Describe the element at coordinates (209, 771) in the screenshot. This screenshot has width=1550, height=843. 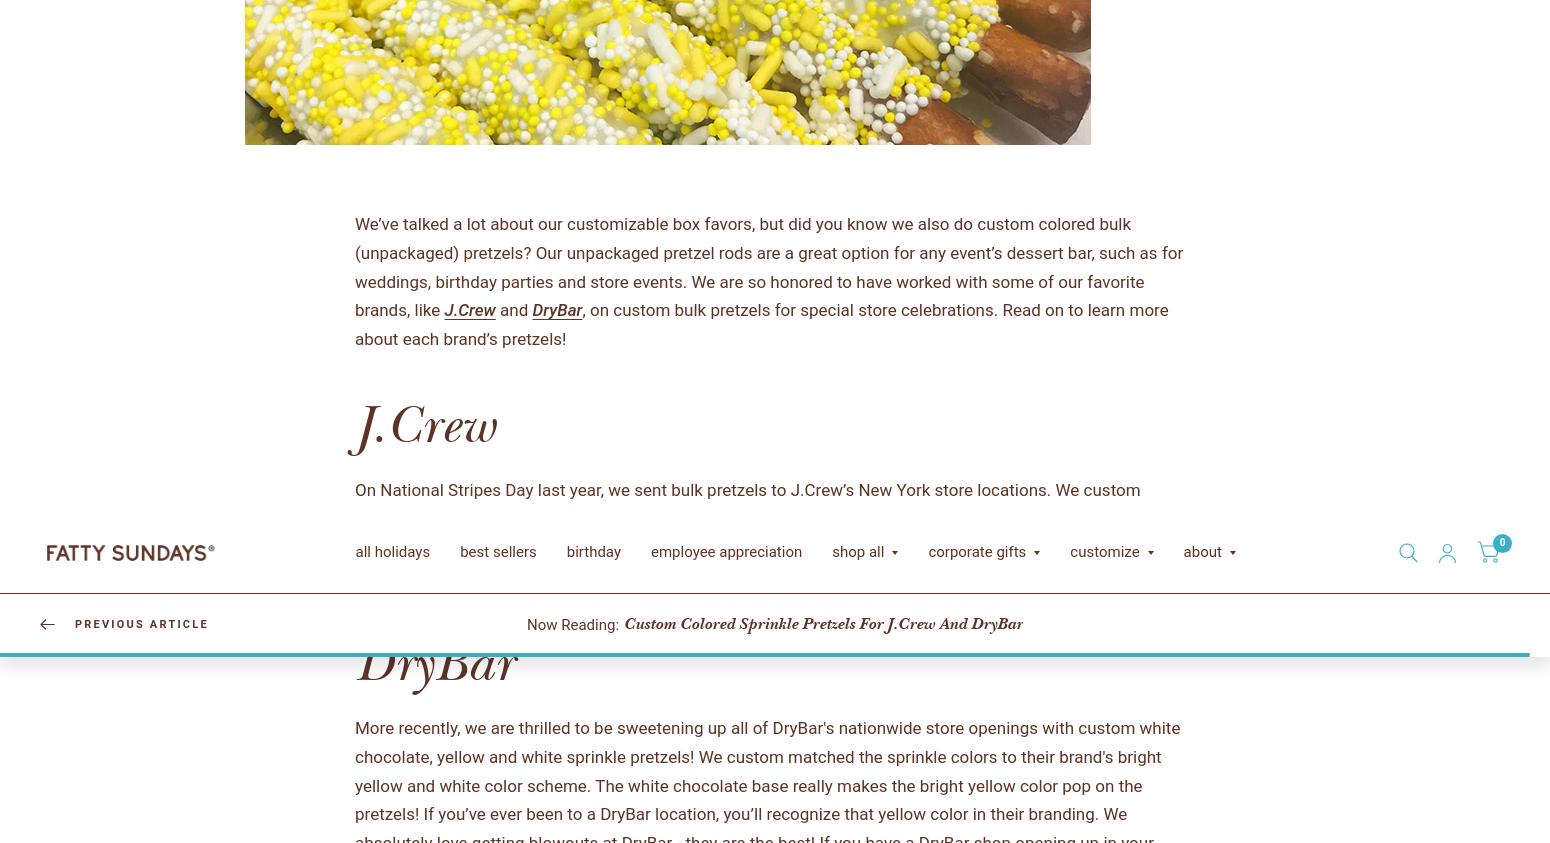
I see `'employee appreciation'` at that location.